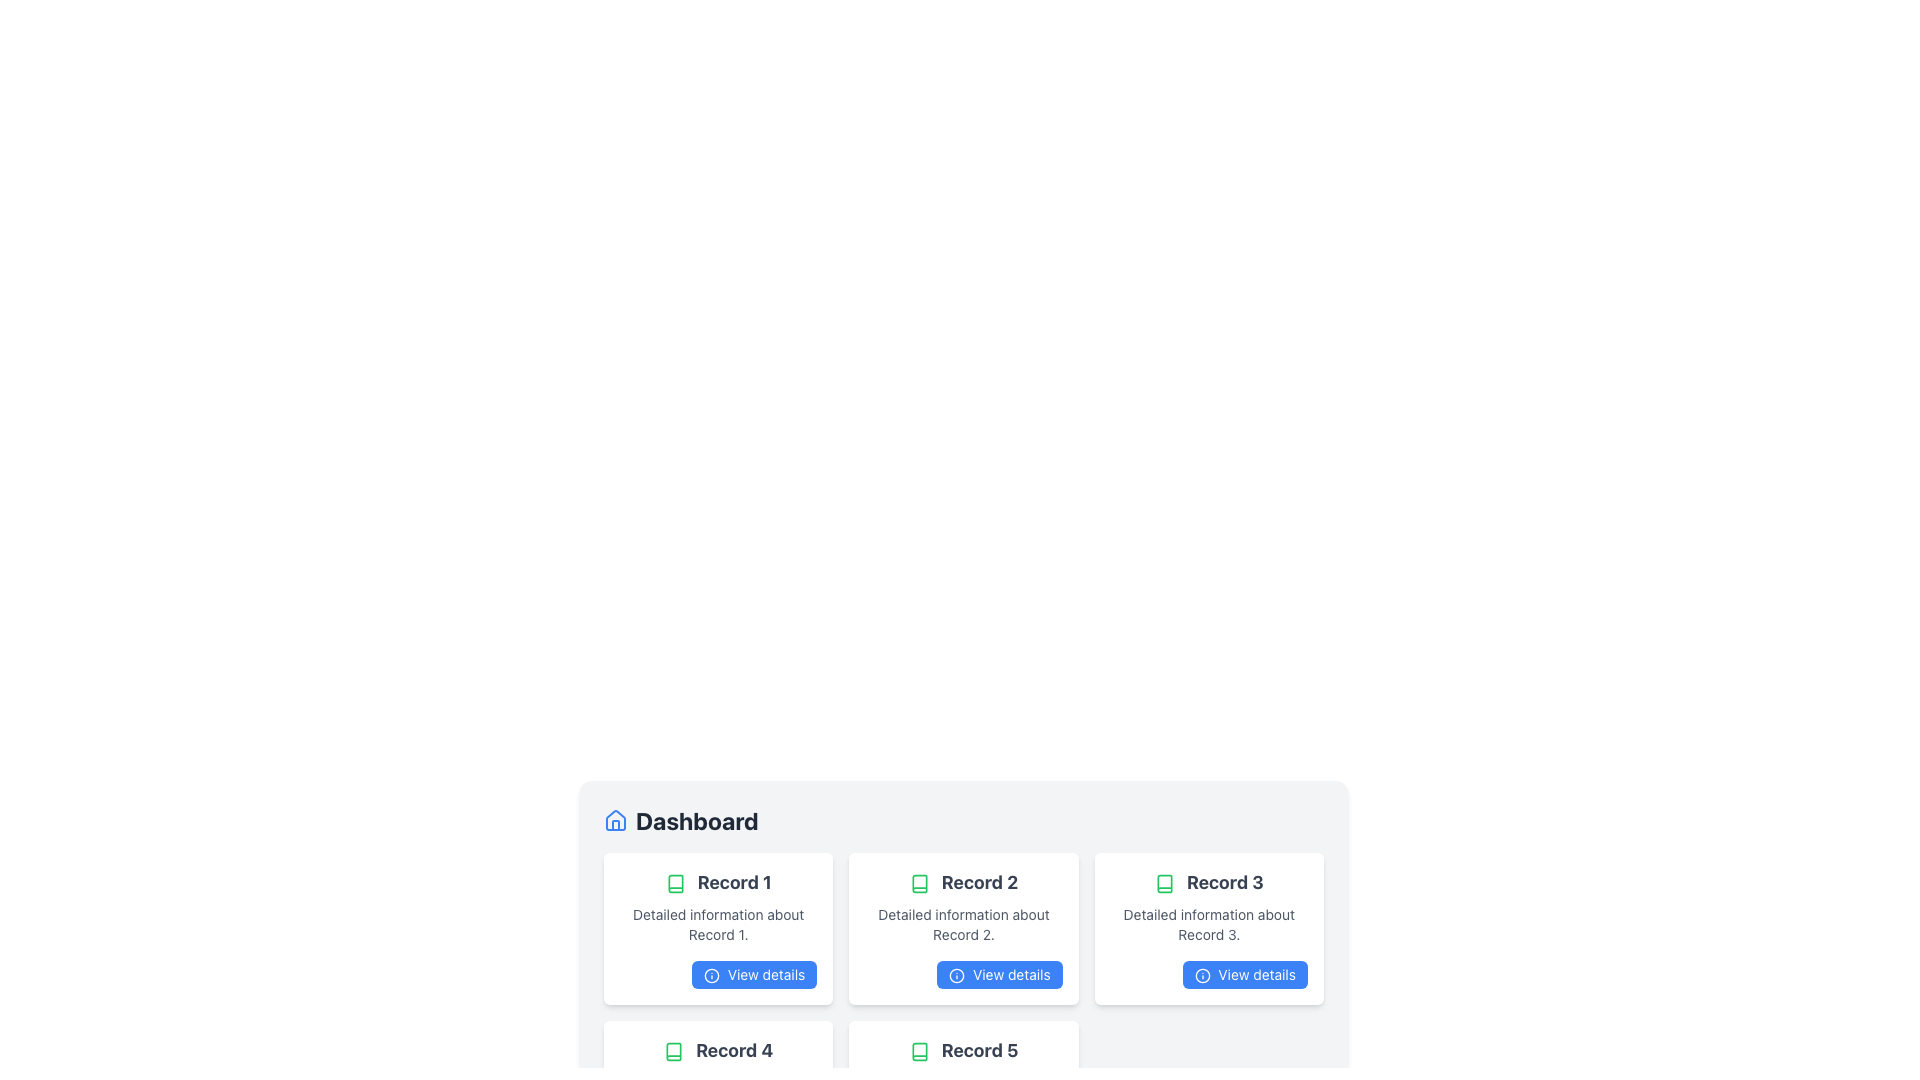  What do you see at coordinates (718, 974) in the screenshot?
I see `the blue rectangular button labeled 'View details' with a circular information icon on its left side, located in the bottom-right corner of the 'Record 1' card` at bounding box center [718, 974].